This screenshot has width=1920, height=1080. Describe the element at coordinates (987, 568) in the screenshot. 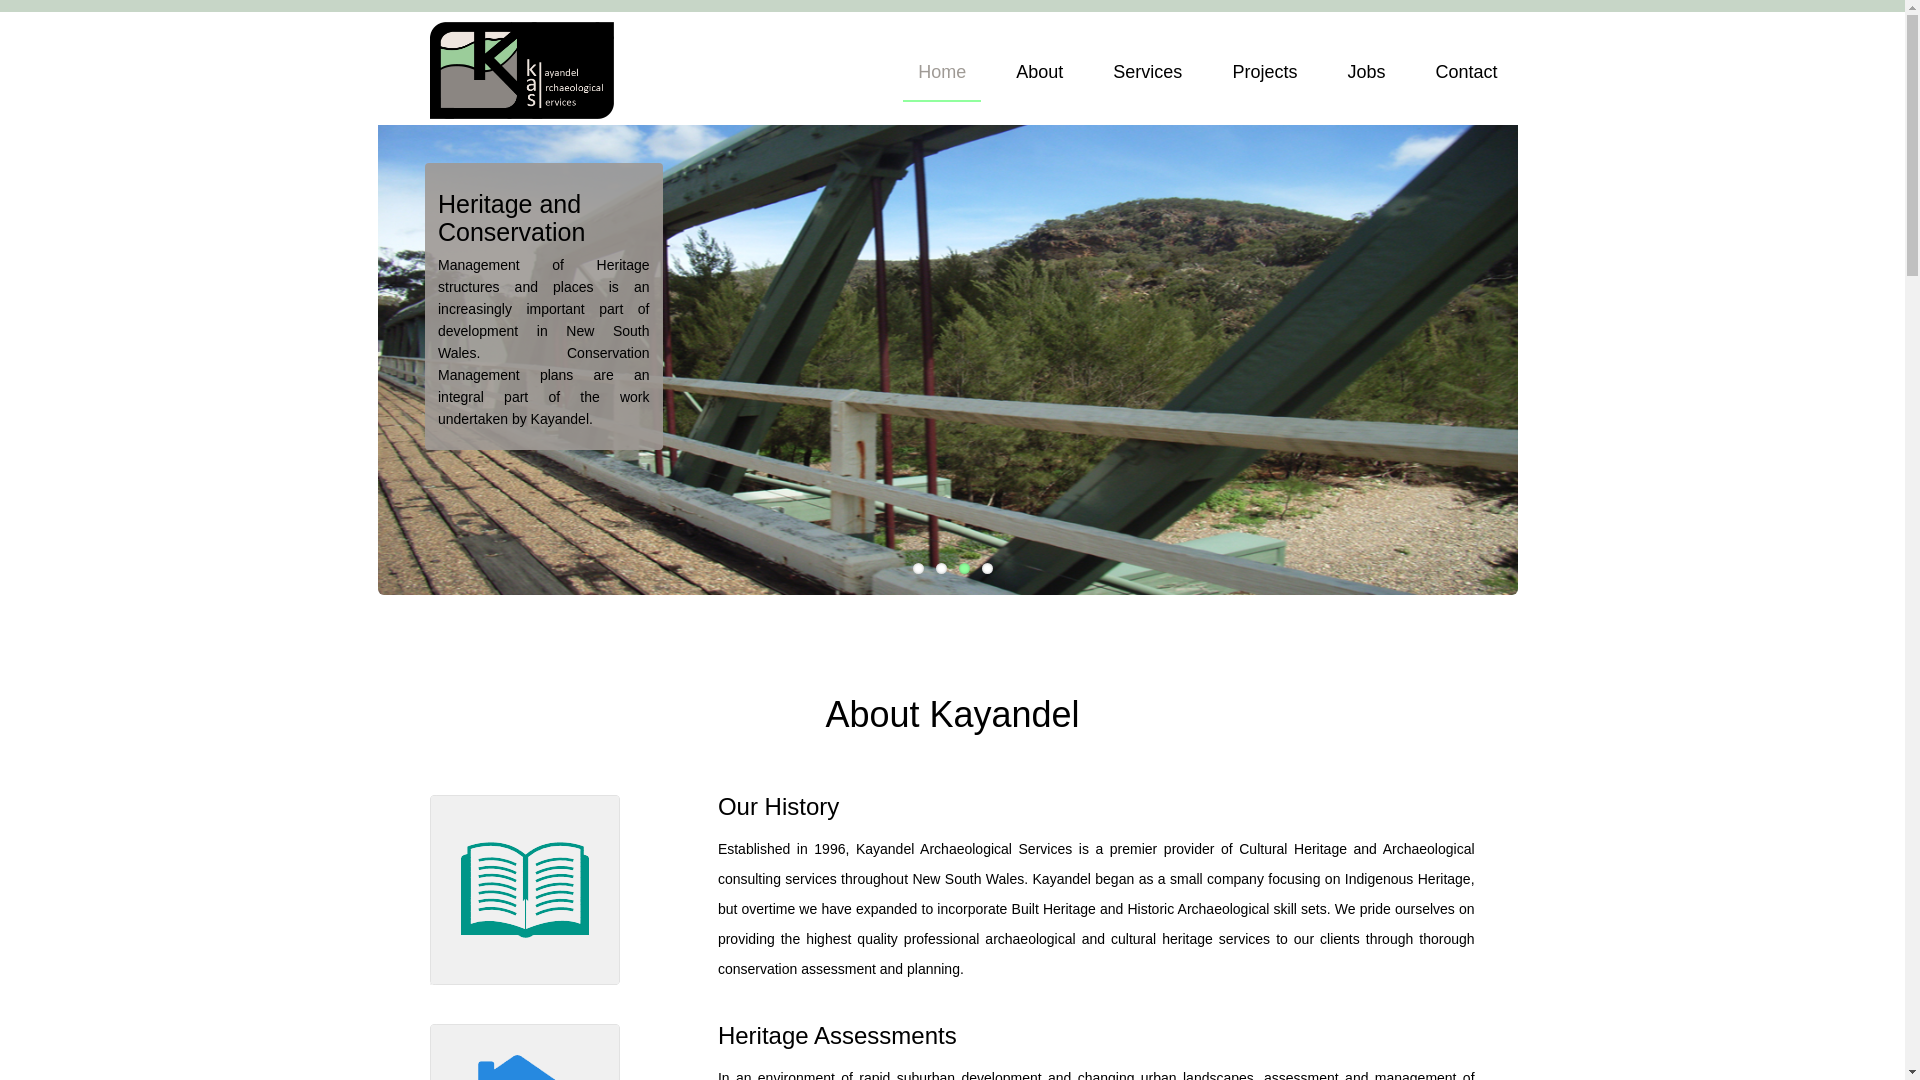

I see `'4'` at that location.